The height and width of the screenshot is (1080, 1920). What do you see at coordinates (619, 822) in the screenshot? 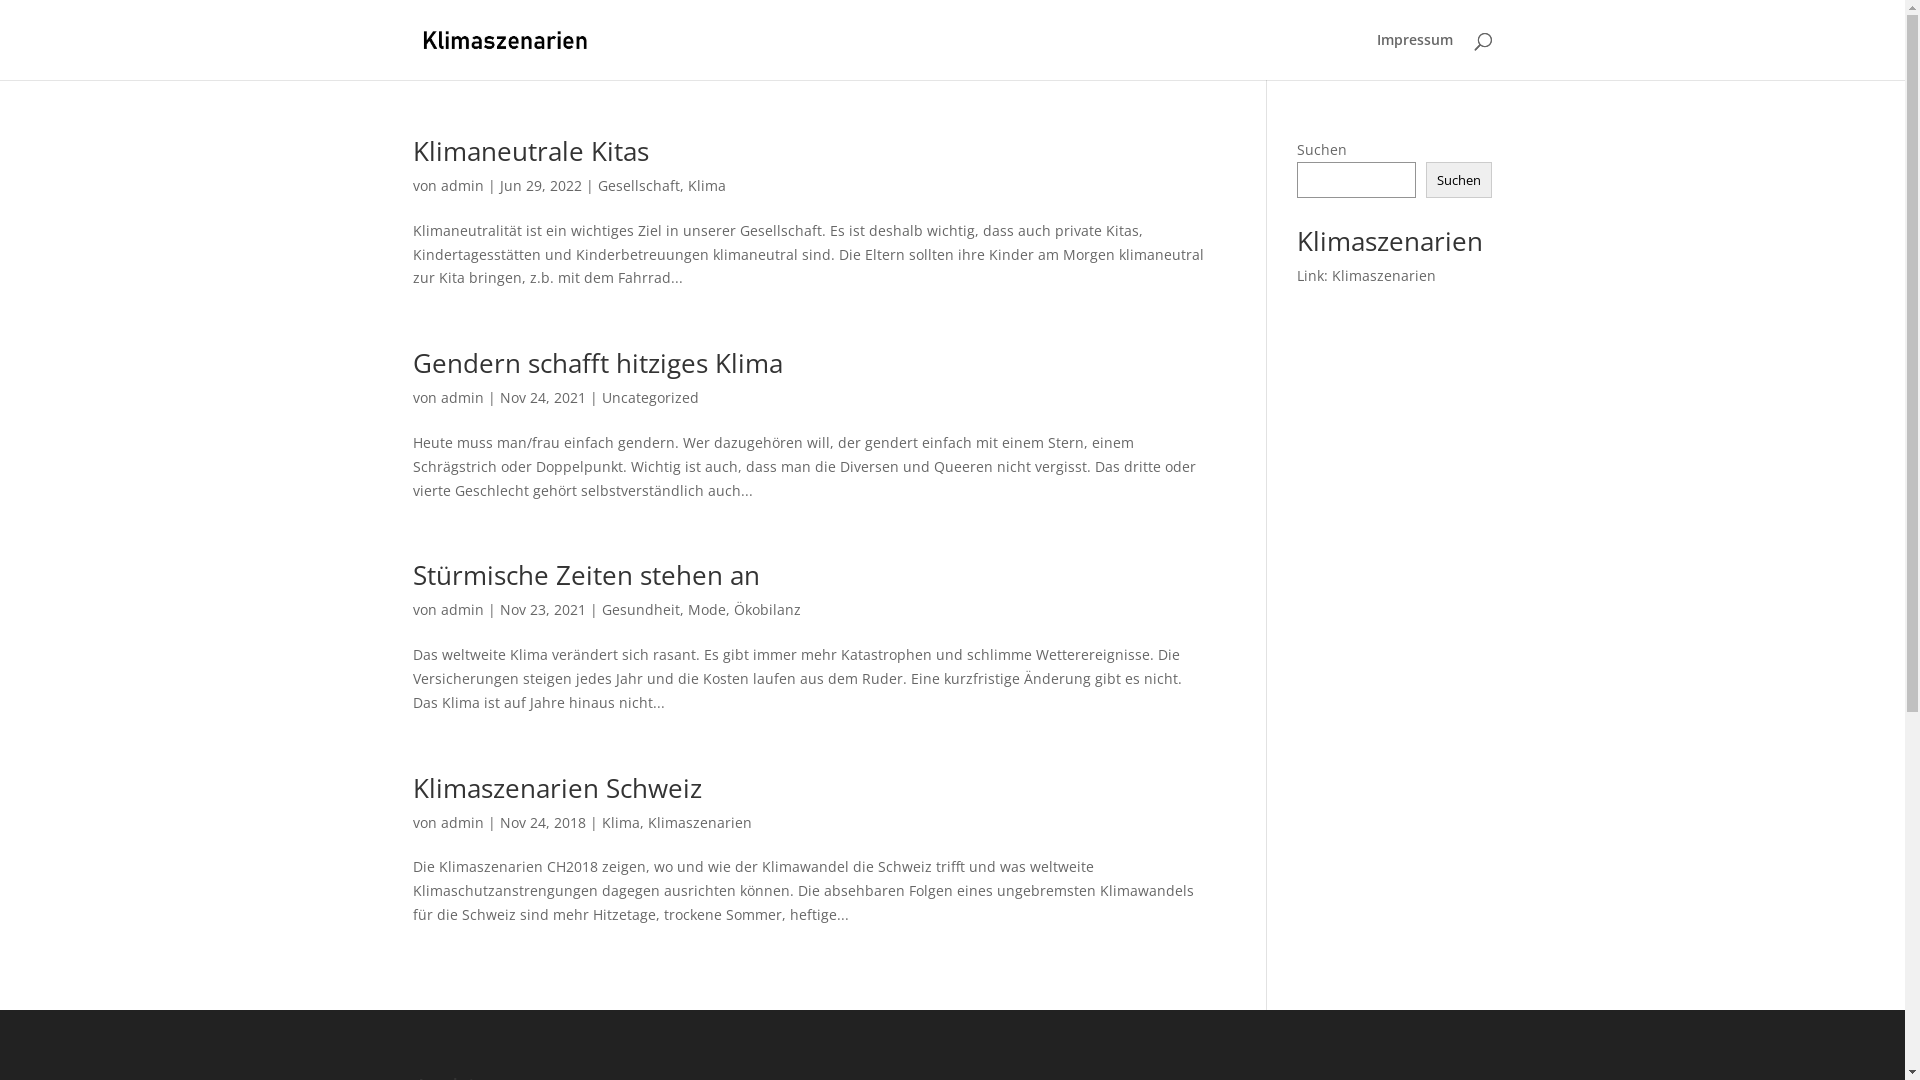
I see `'Klima'` at bounding box center [619, 822].